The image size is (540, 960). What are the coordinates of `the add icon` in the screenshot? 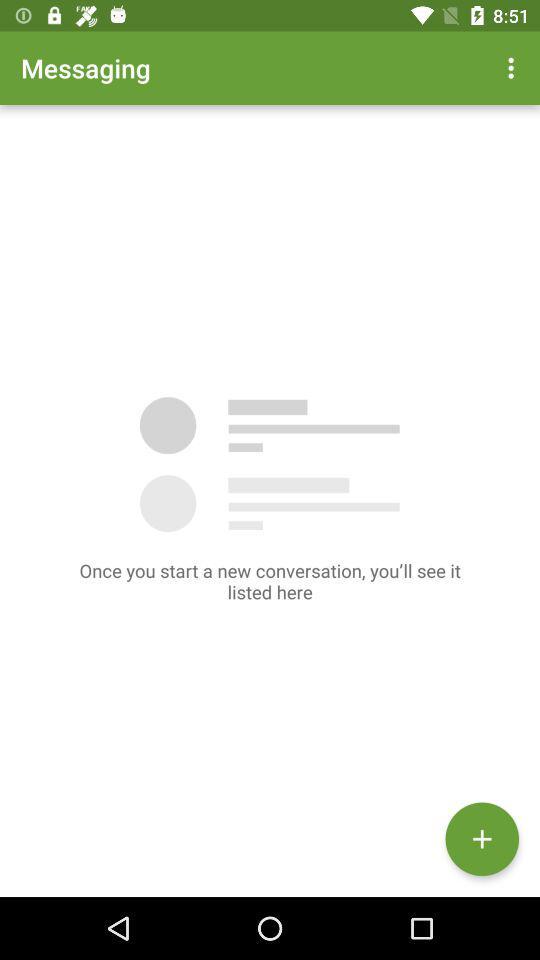 It's located at (481, 839).